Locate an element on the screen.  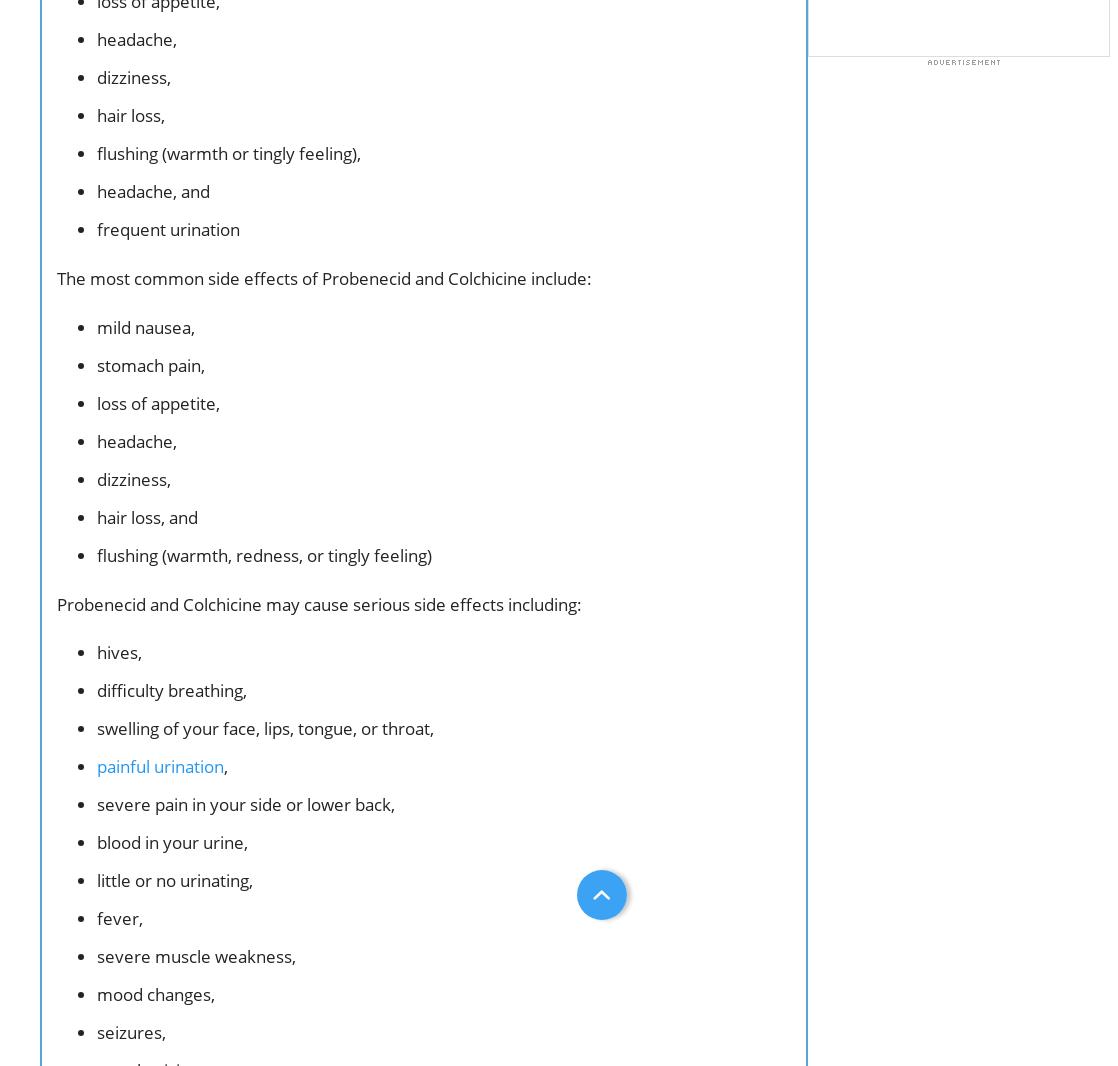
'severe muscle weakness,' is located at coordinates (196, 956).